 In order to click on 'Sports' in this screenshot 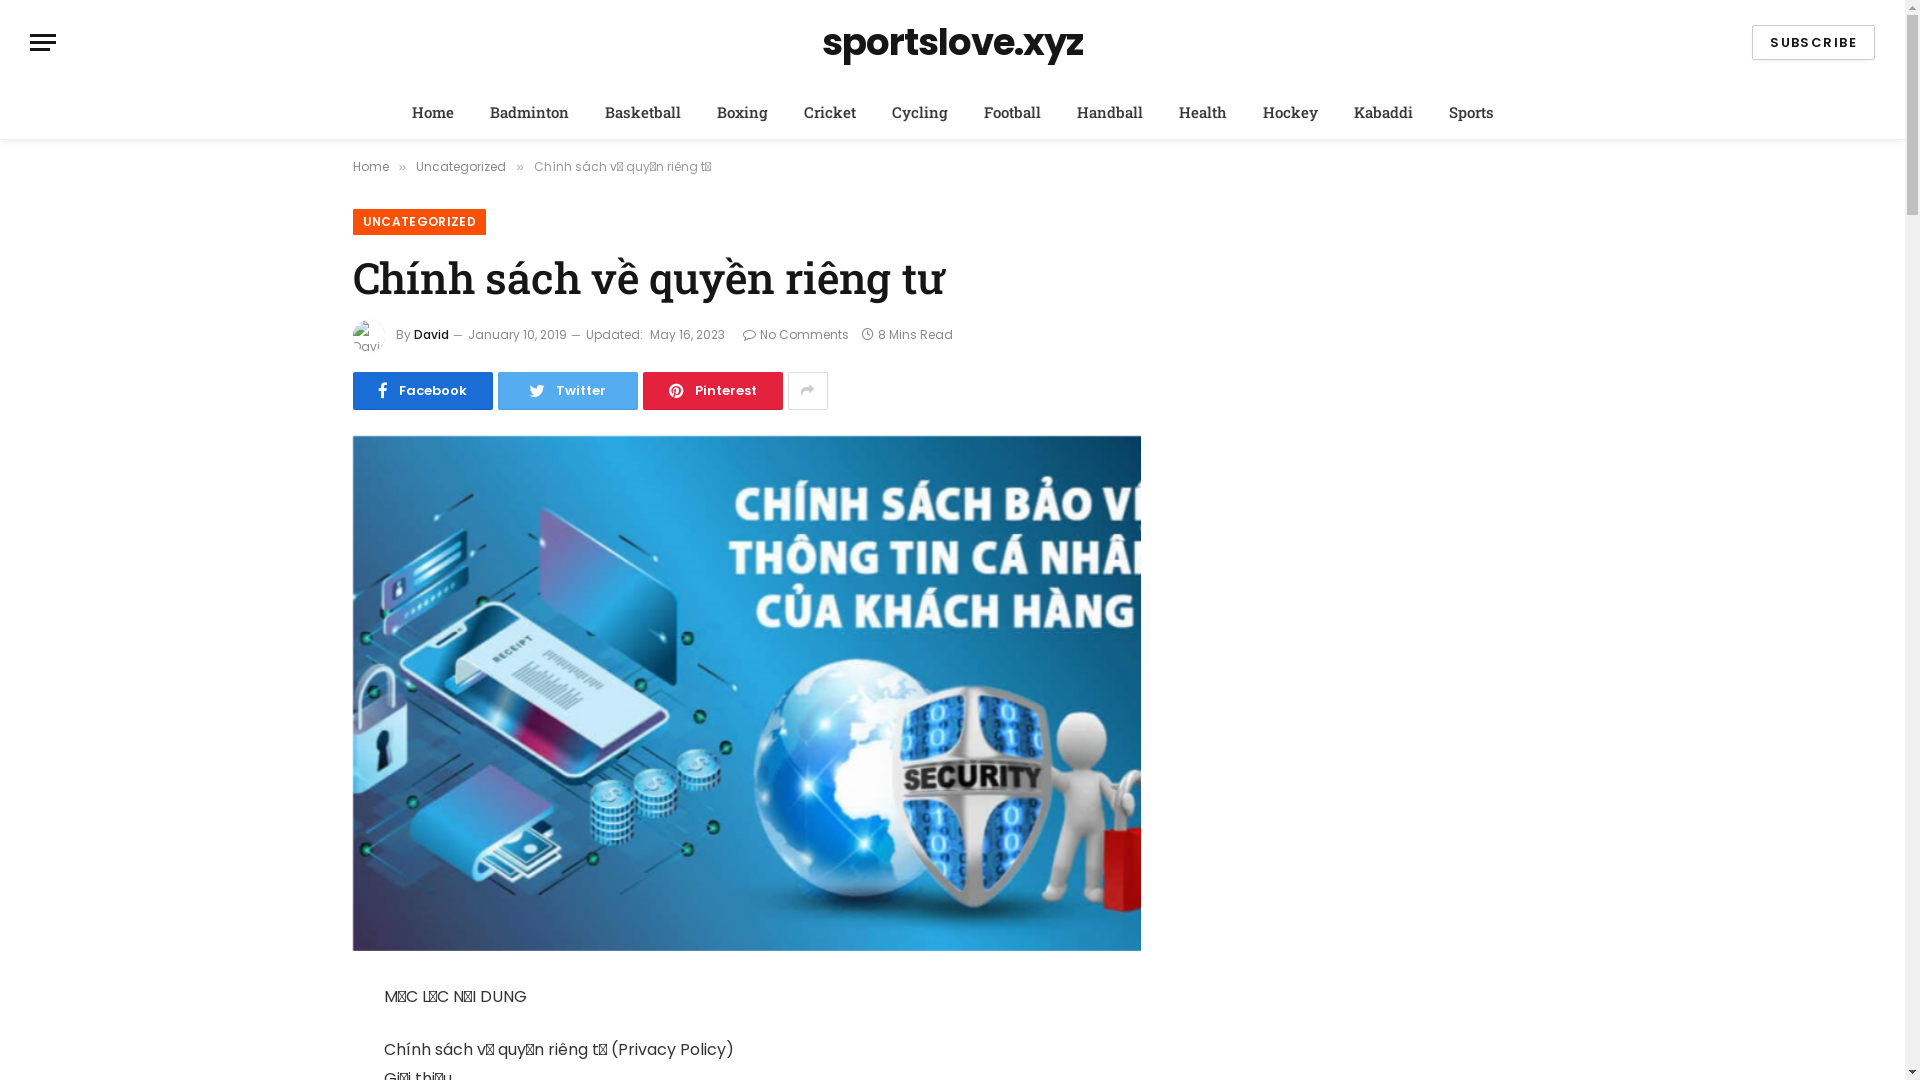, I will do `click(1470, 111)`.